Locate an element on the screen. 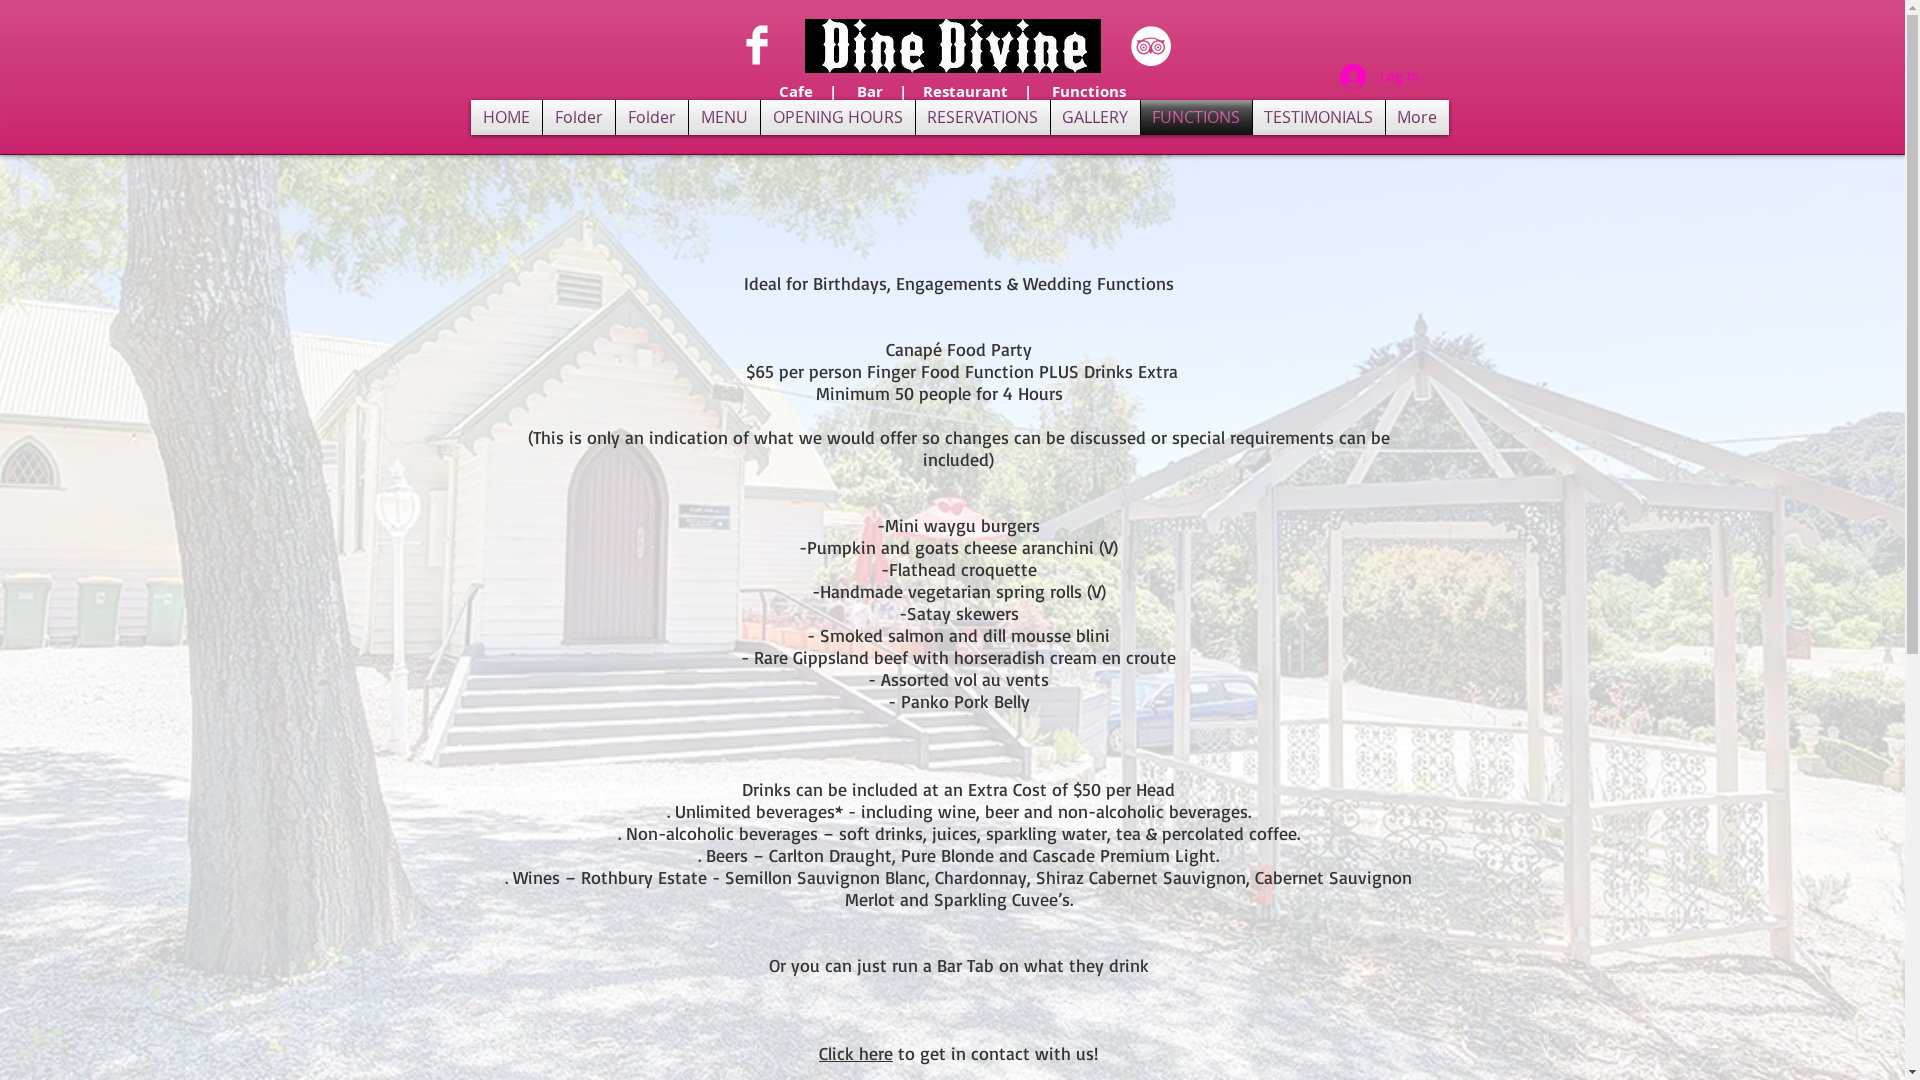  'GALLERY' is located at coordinates (1093, 117).